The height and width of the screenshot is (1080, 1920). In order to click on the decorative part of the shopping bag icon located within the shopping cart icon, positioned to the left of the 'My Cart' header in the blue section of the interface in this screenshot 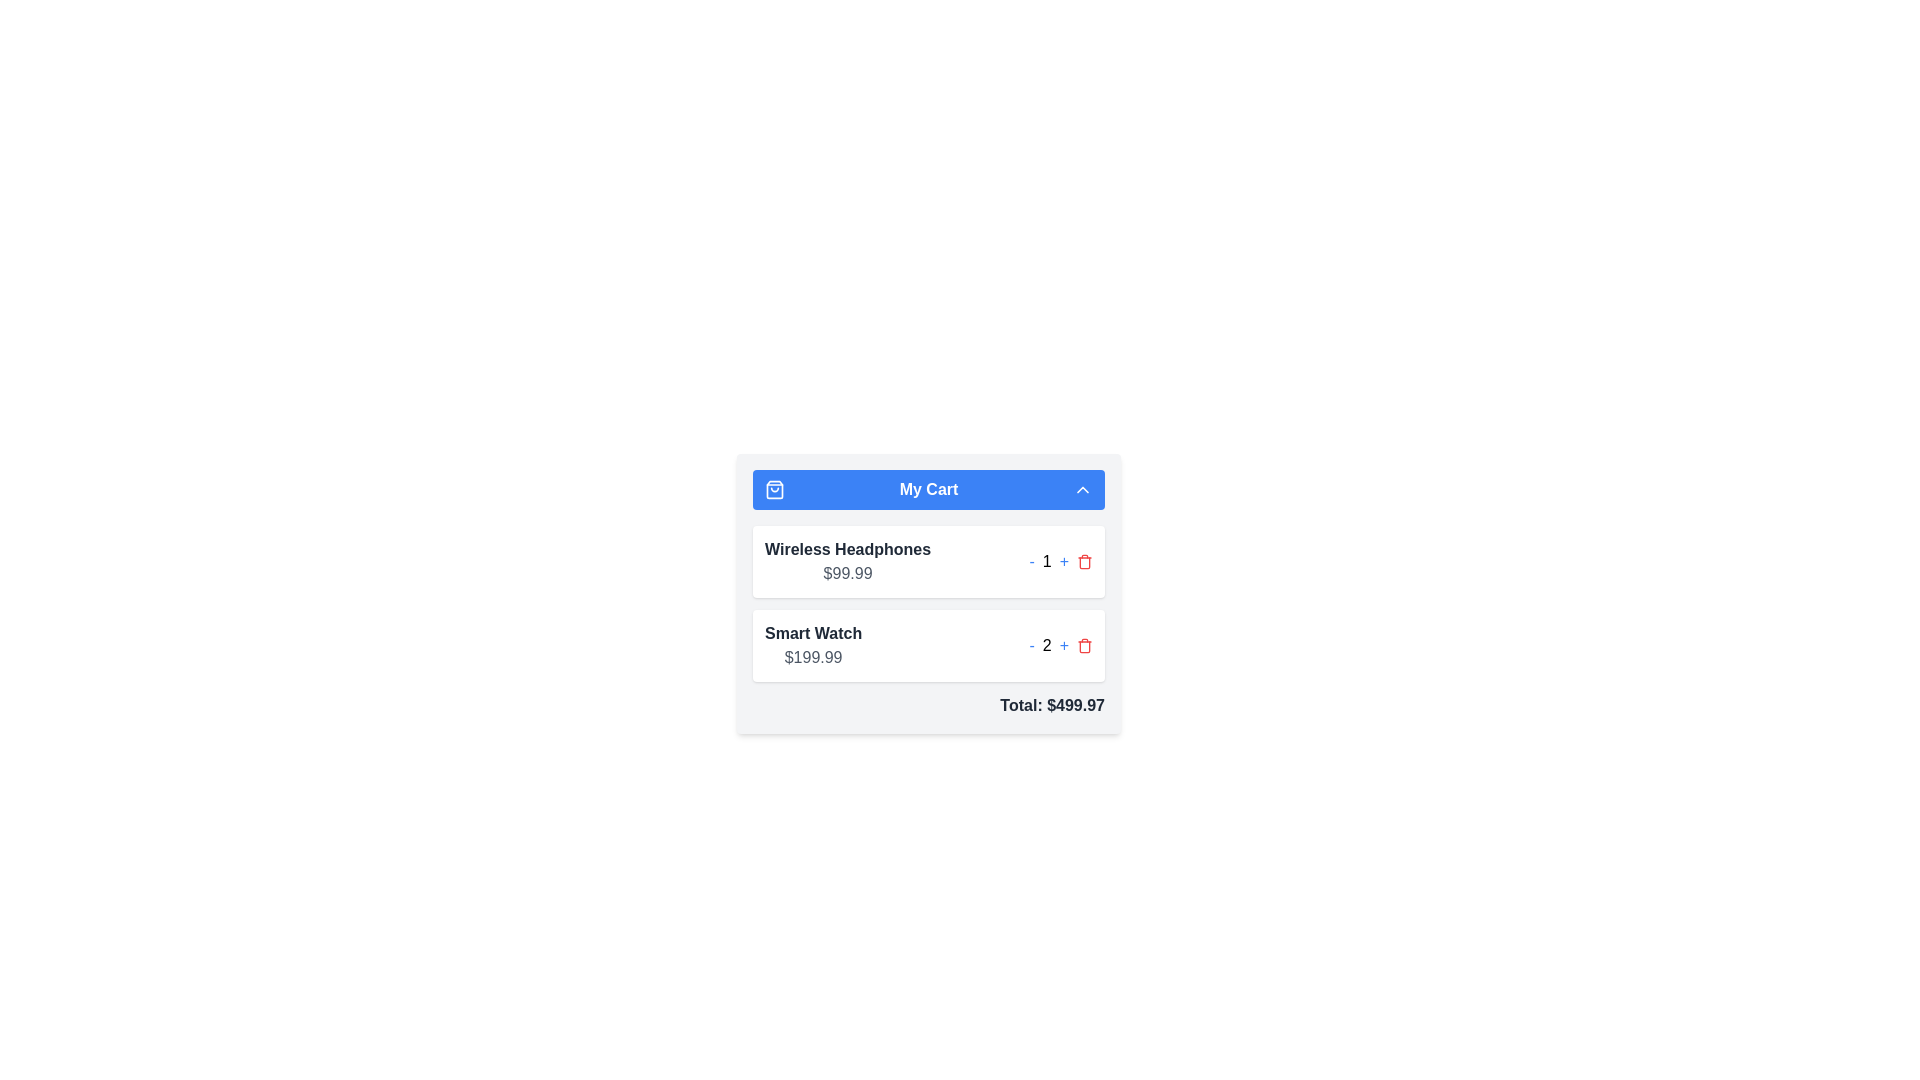, I will do `click(773, 489)`.